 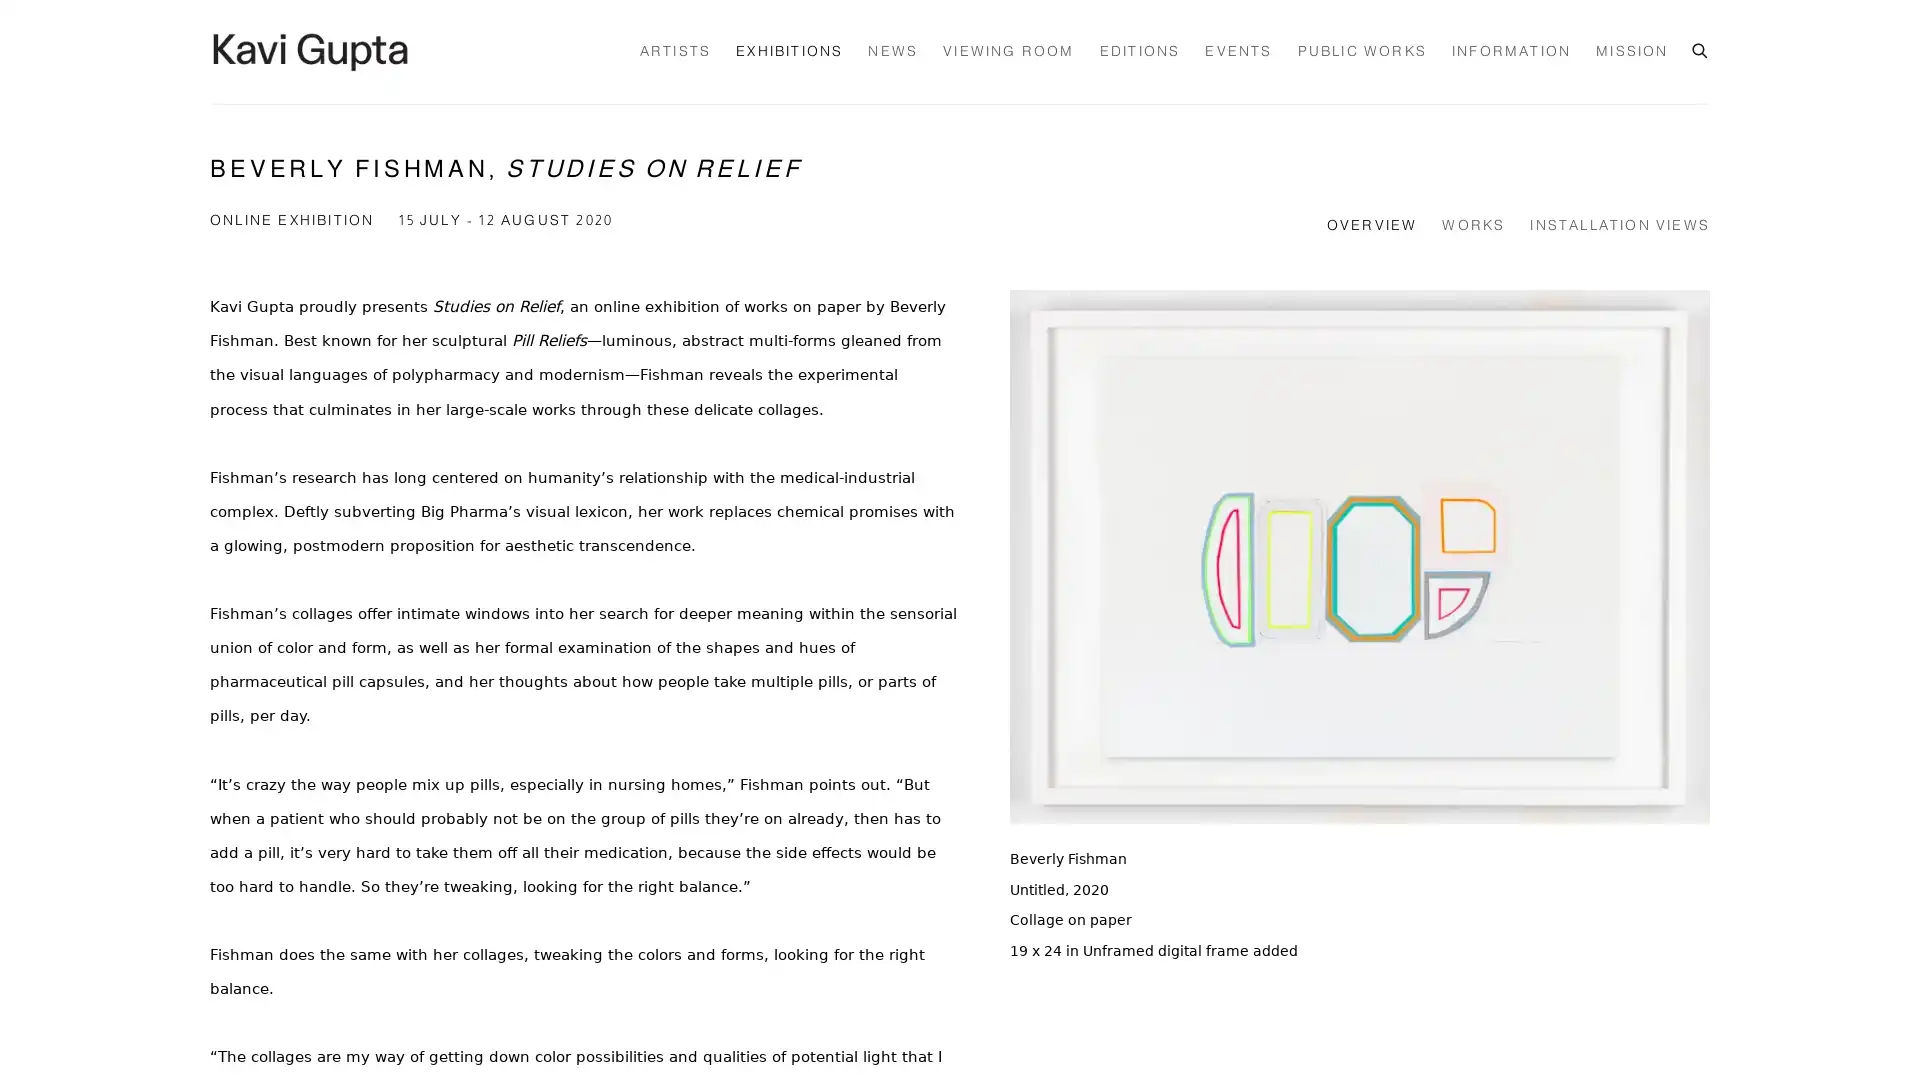 What do you see at coordinates (1473, 226) in the screenshot?
I see `WORKS` at bounding box center [1473, 226].